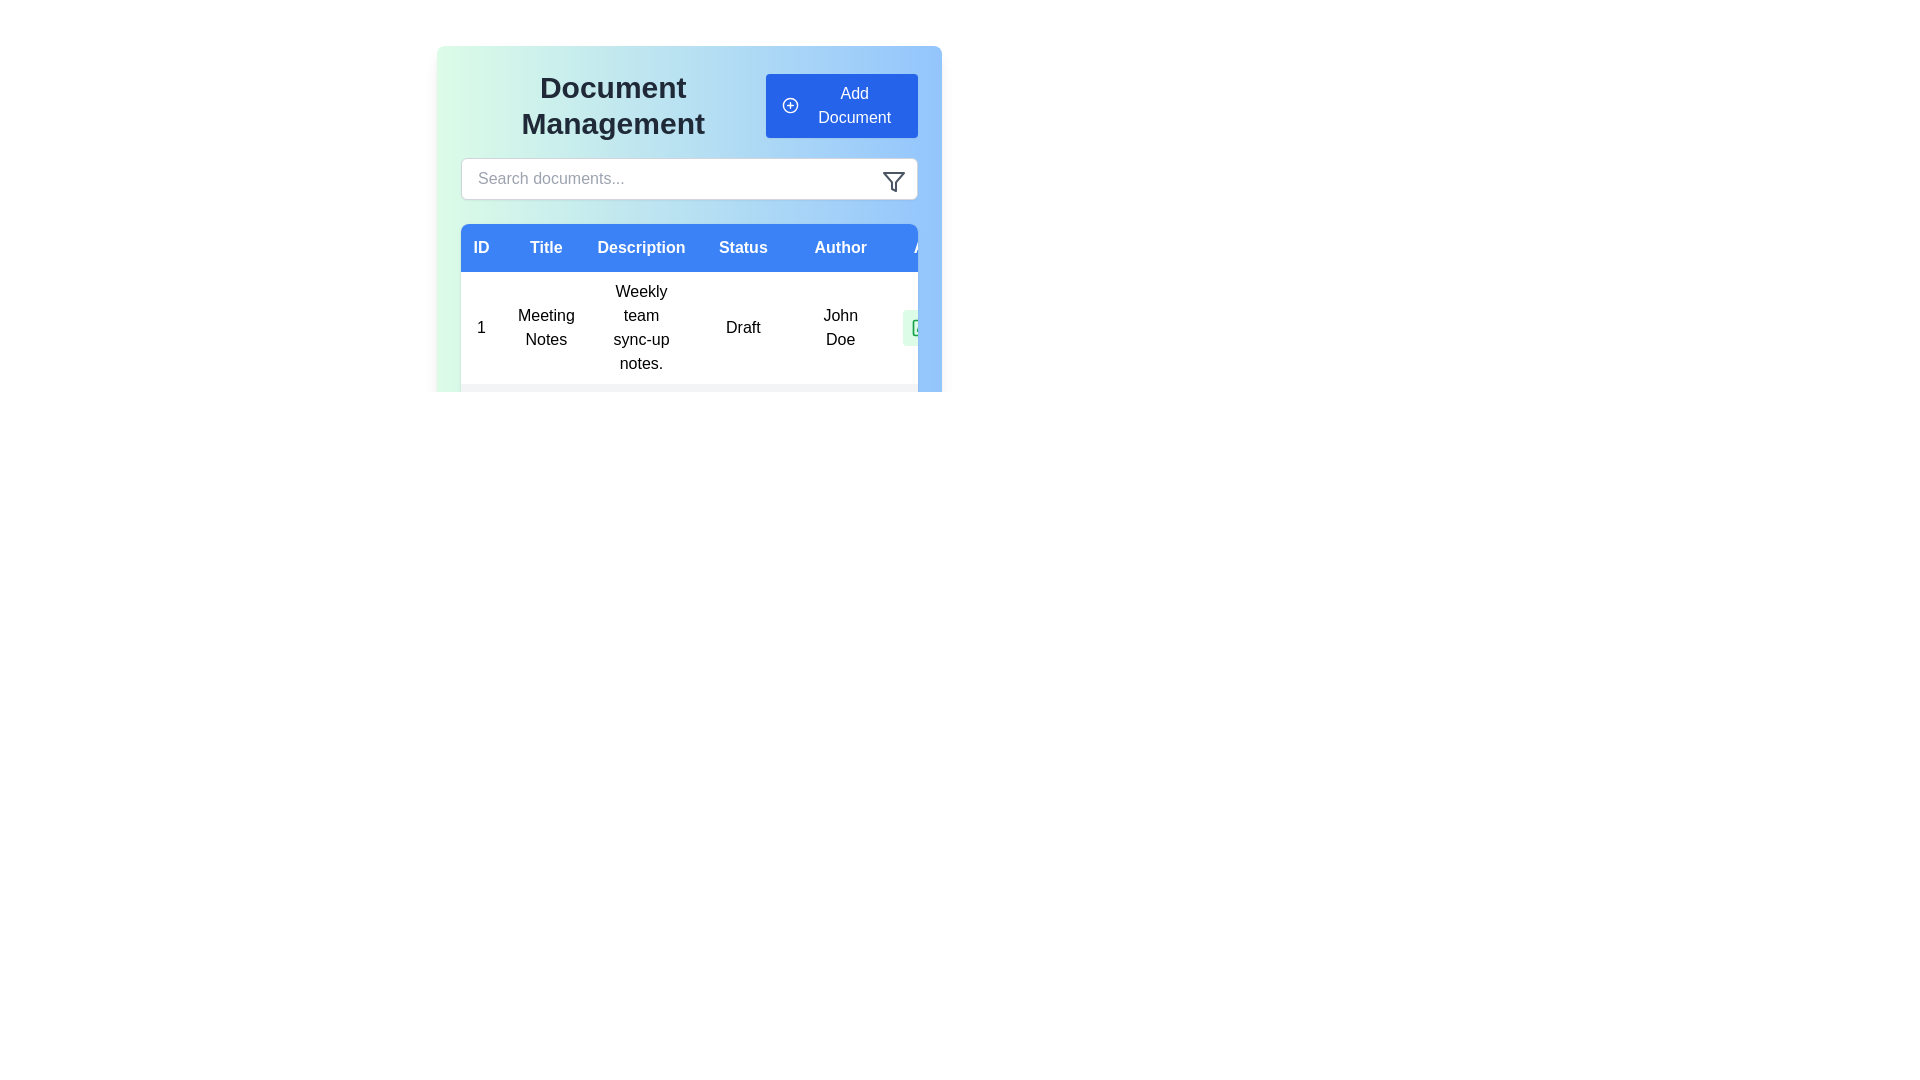 This screenshot has height=1080, width=1920. Describe the element at coordinates (546, 246) in the screenshot. I see `the bold text label reading 'Title', which is styled with a white font on a blue background and serves as the second column header in the table layout` at that location.